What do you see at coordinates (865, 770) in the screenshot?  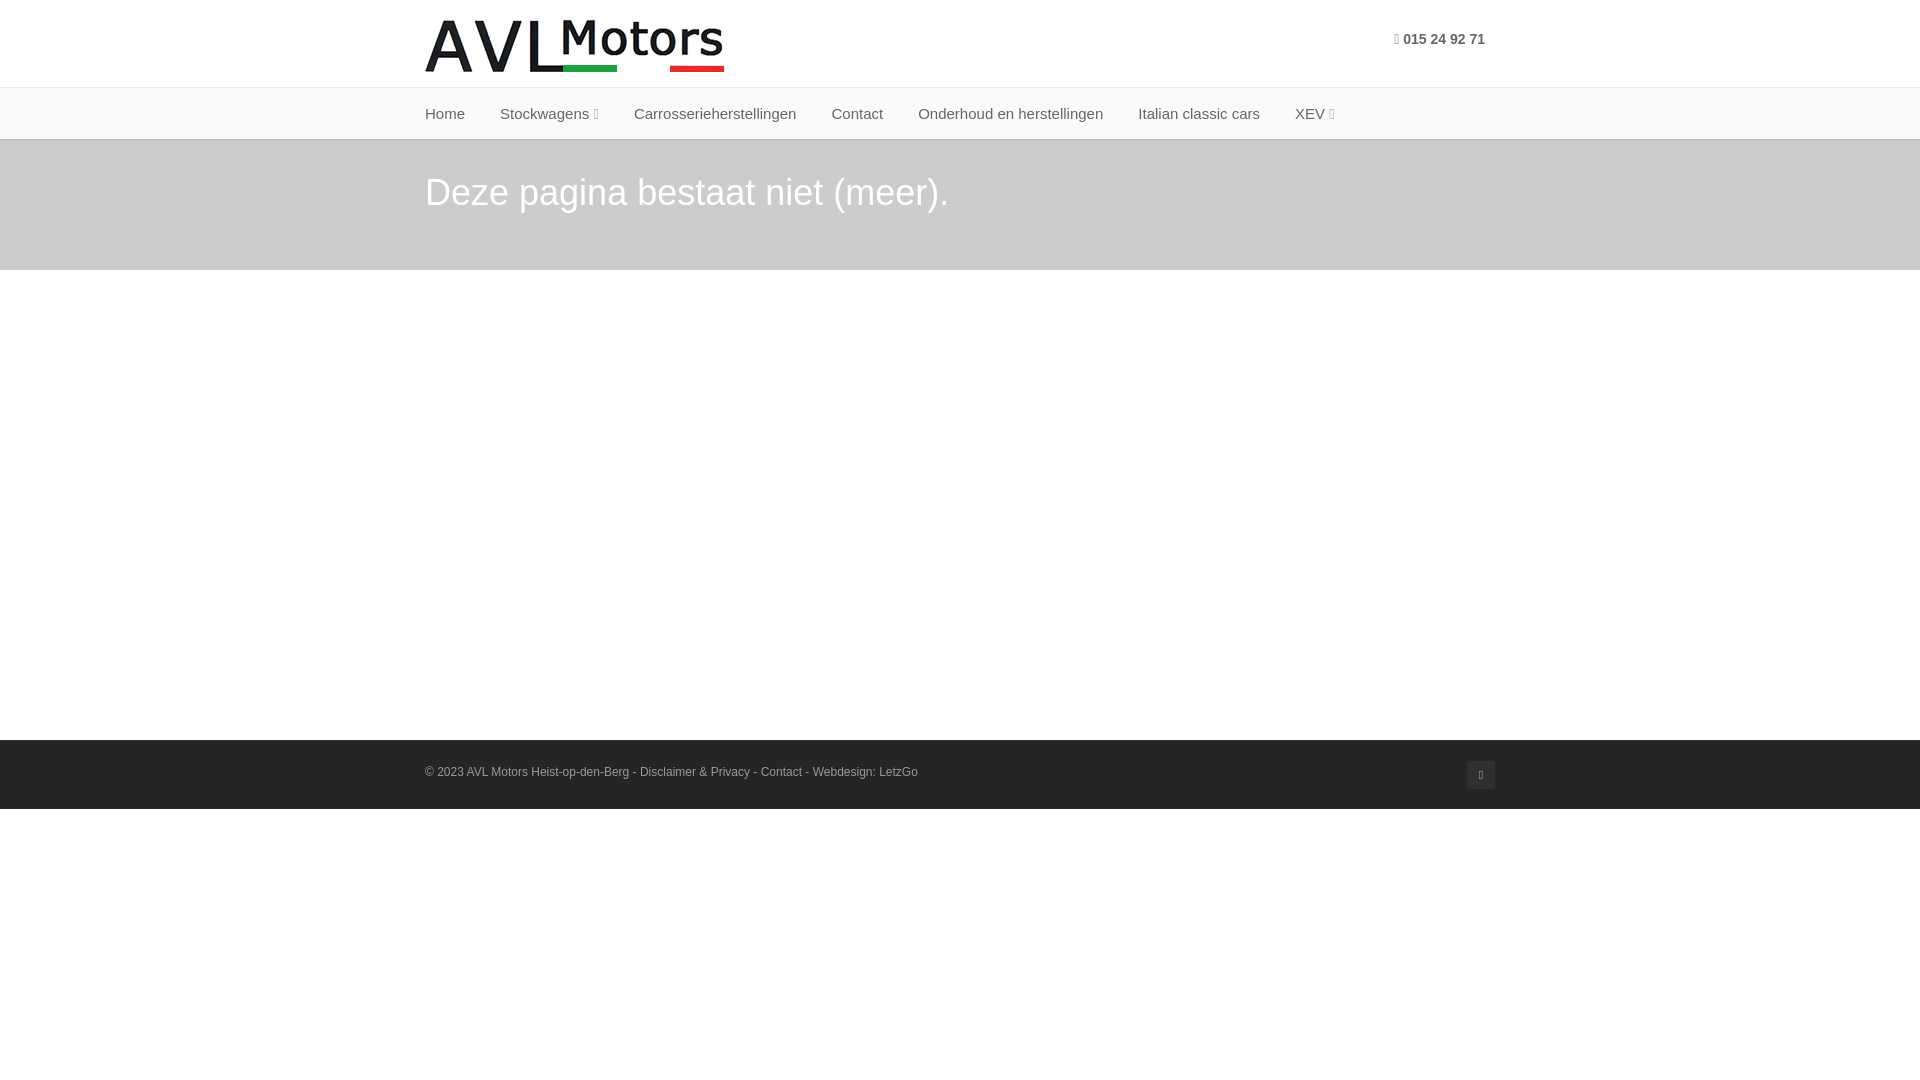 I see `'Webdesign: LetzGo'` at bounding box center [865, 770].